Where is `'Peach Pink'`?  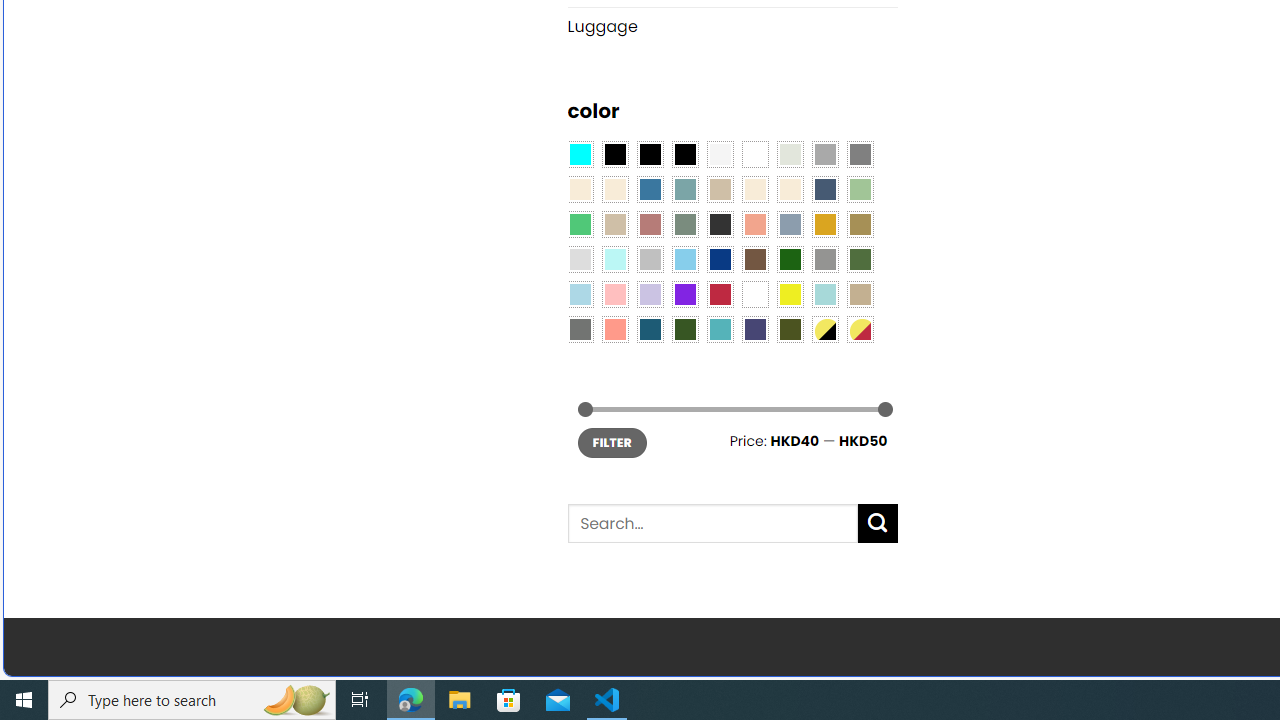
'Peach Pink' is located at coordinates (614, 328).